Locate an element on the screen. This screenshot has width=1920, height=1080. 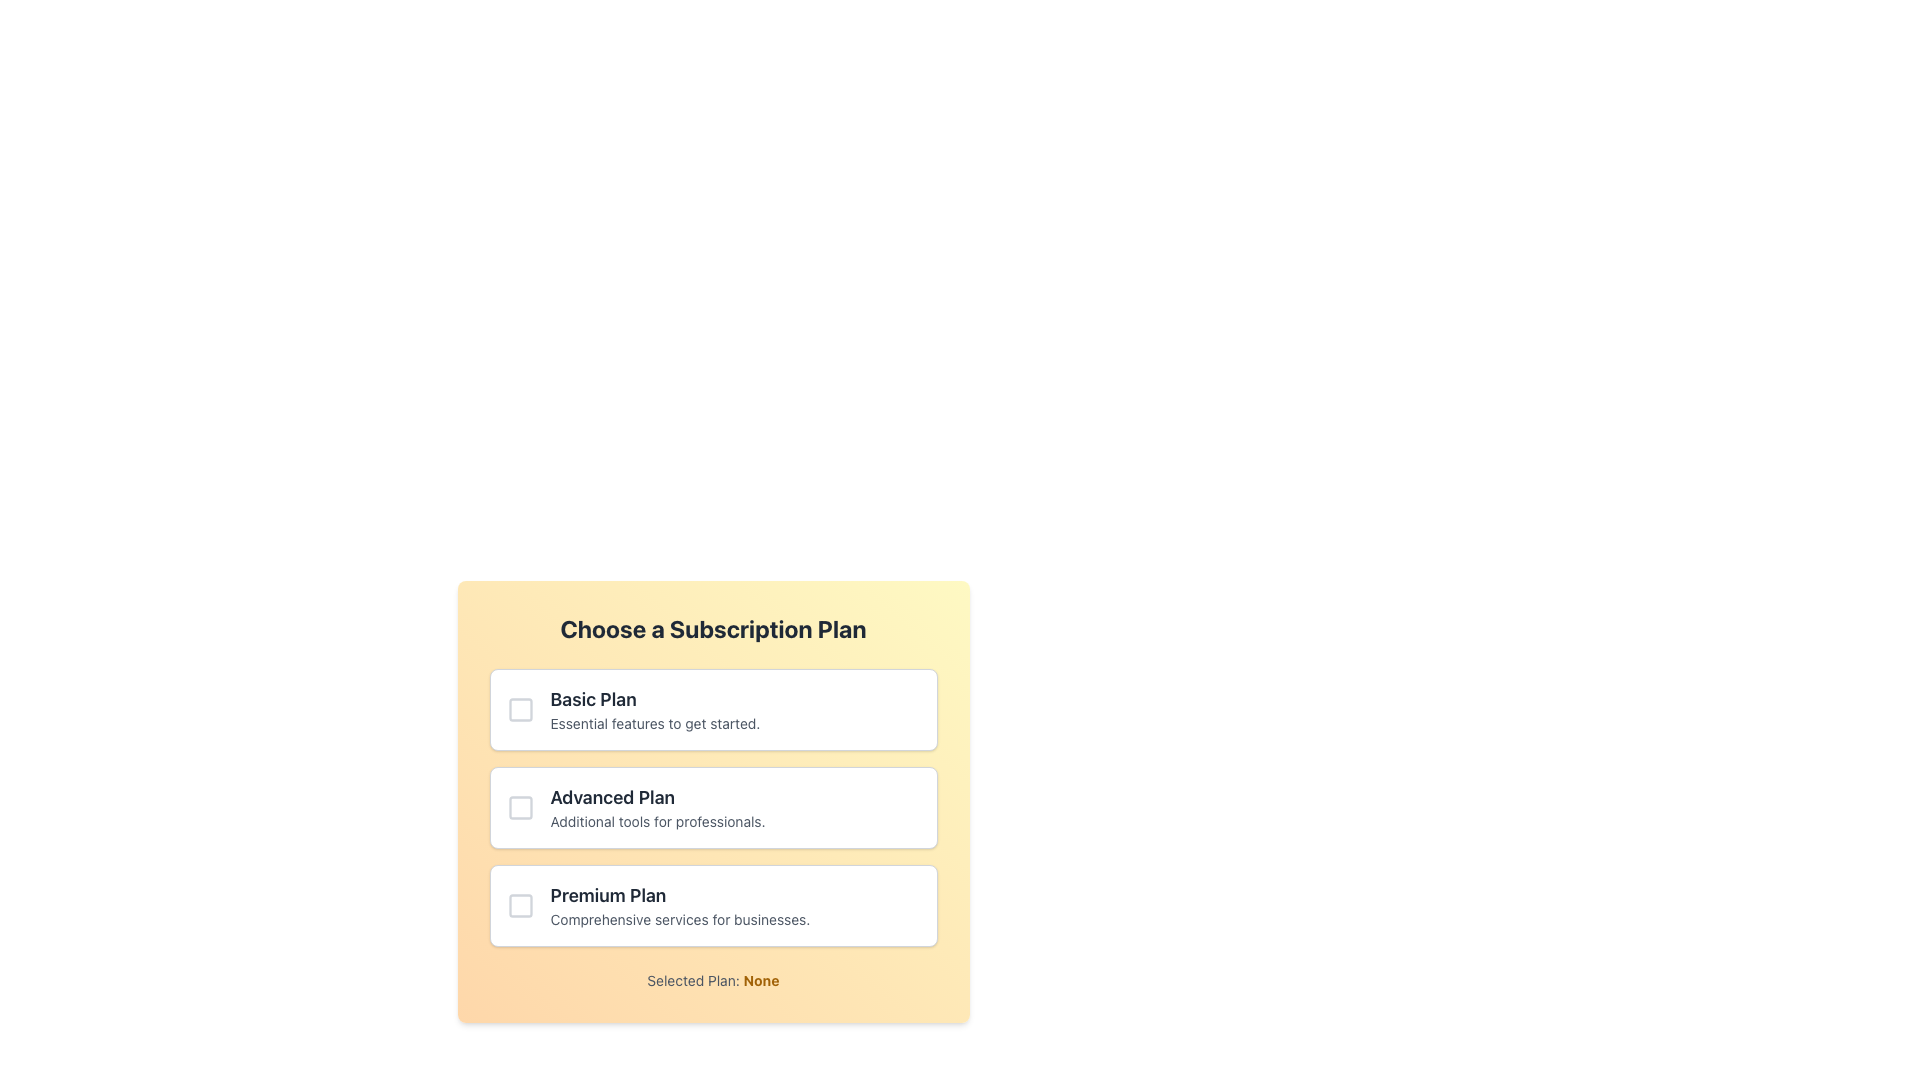
text content that describes the 'Premium Plan', which is located in the bottom section of the card labeled 'Premium Plan', positioned below the checkbox and above the bottom border of the card is located at coordinates (734, 906).